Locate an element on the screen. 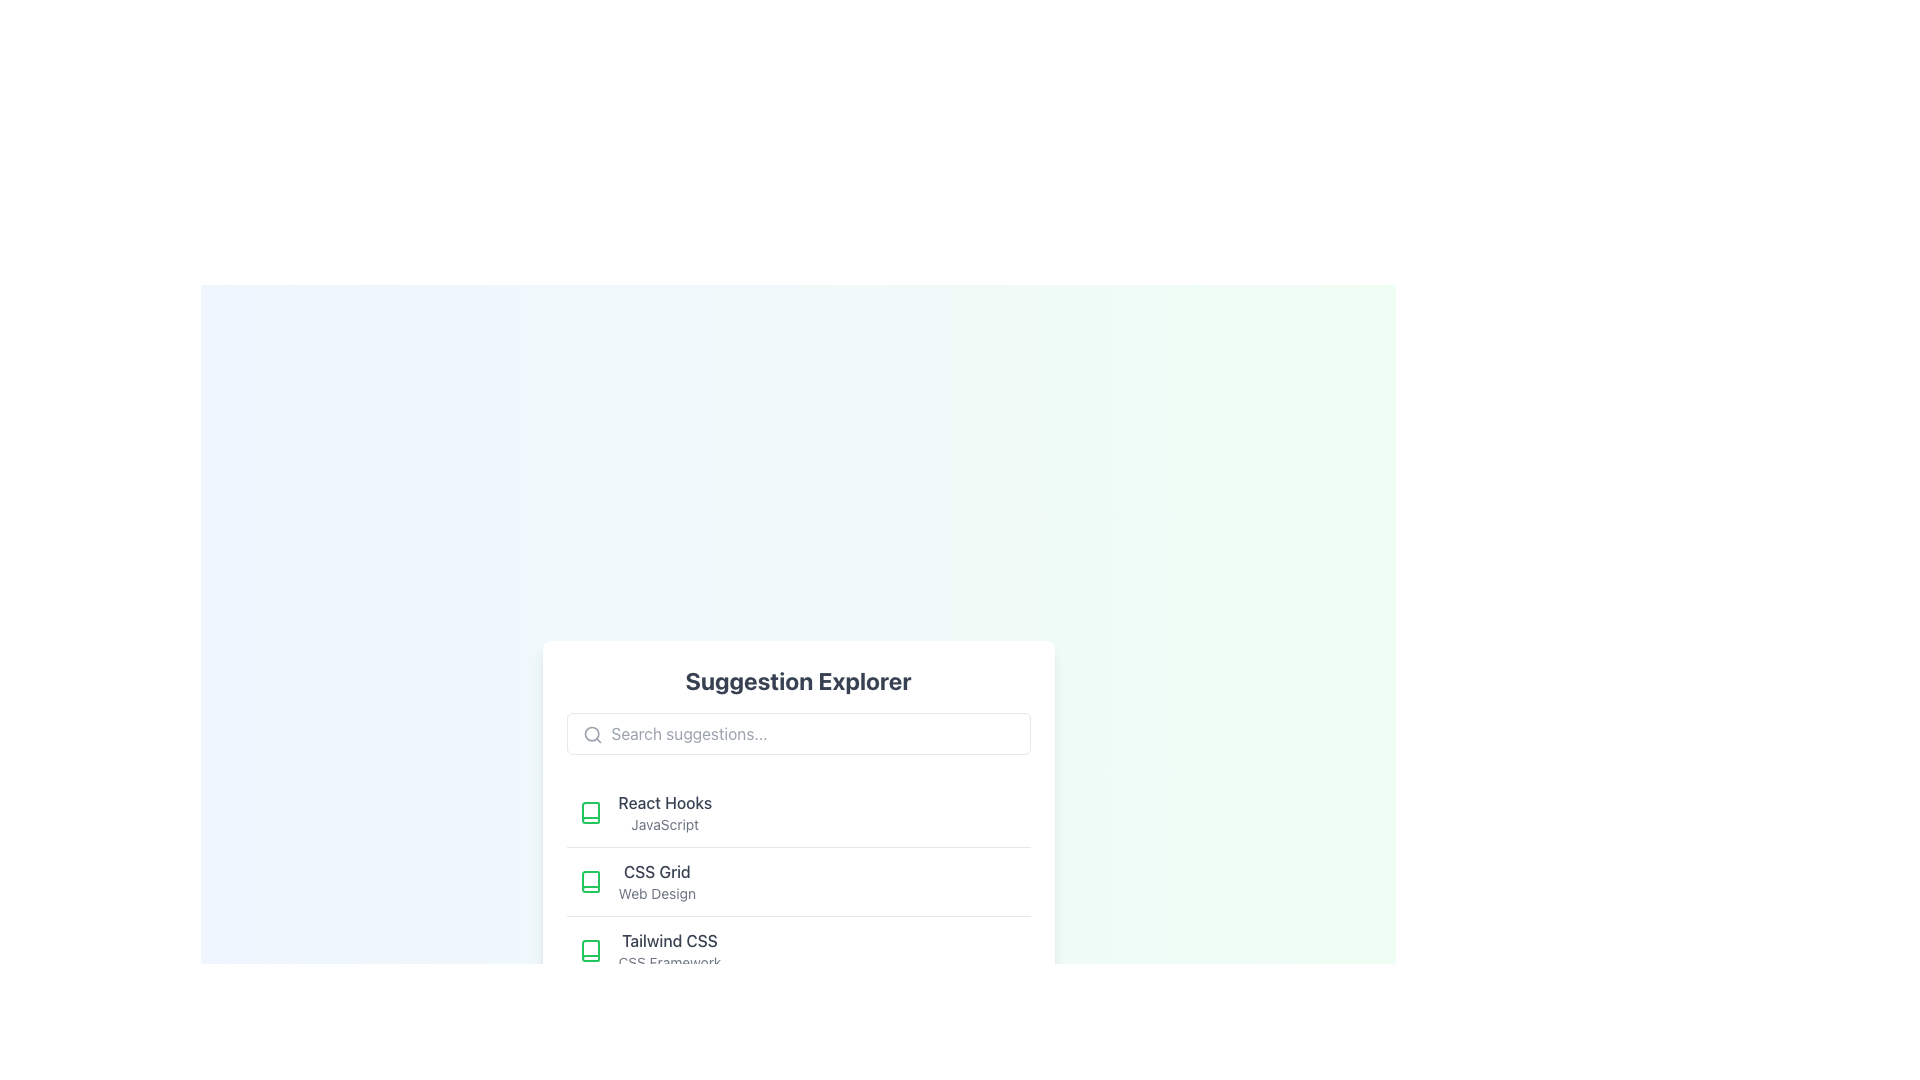  the descriptive subtitle label for 'Tailwind CSS' located in the lower portion of the suggestion card in the 'Suggestion Explorer' interface is located at coordinates (669, 962).